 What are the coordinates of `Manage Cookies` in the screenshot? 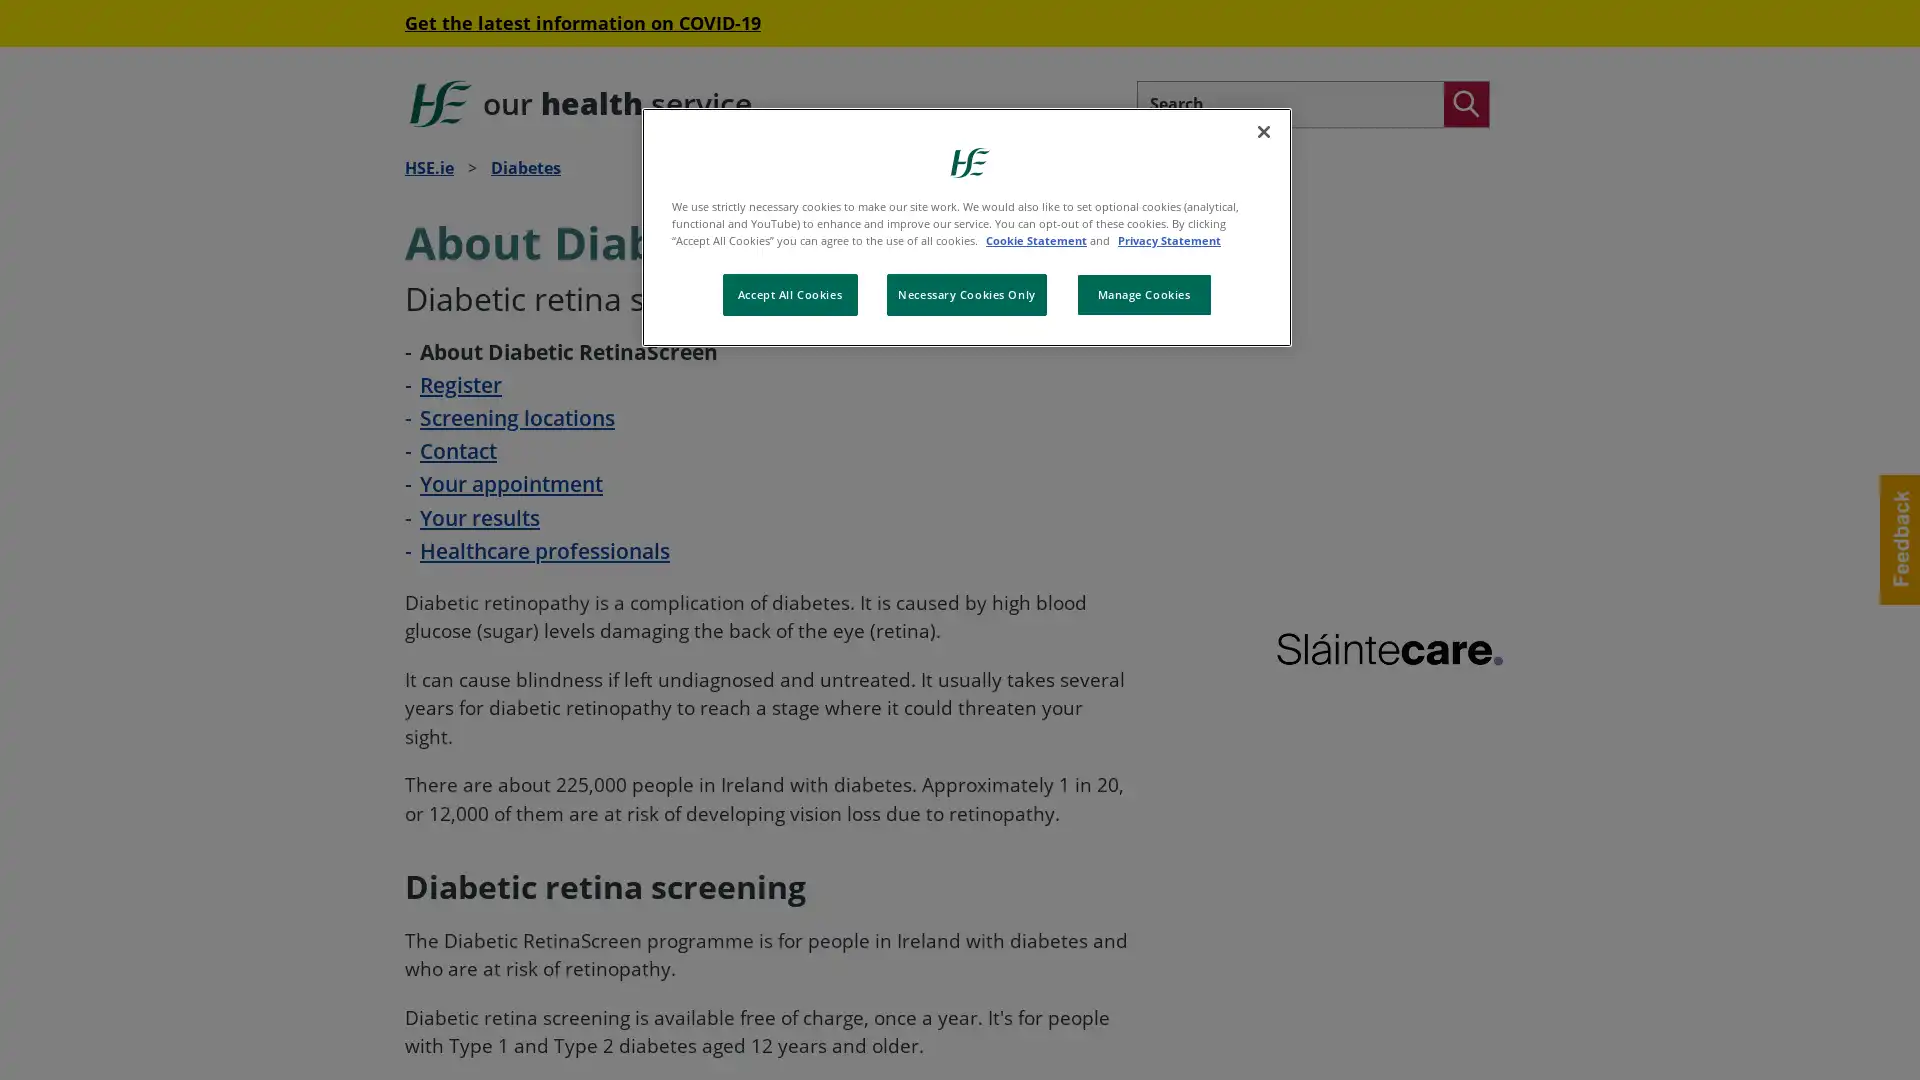 It's located at (1143, 294).